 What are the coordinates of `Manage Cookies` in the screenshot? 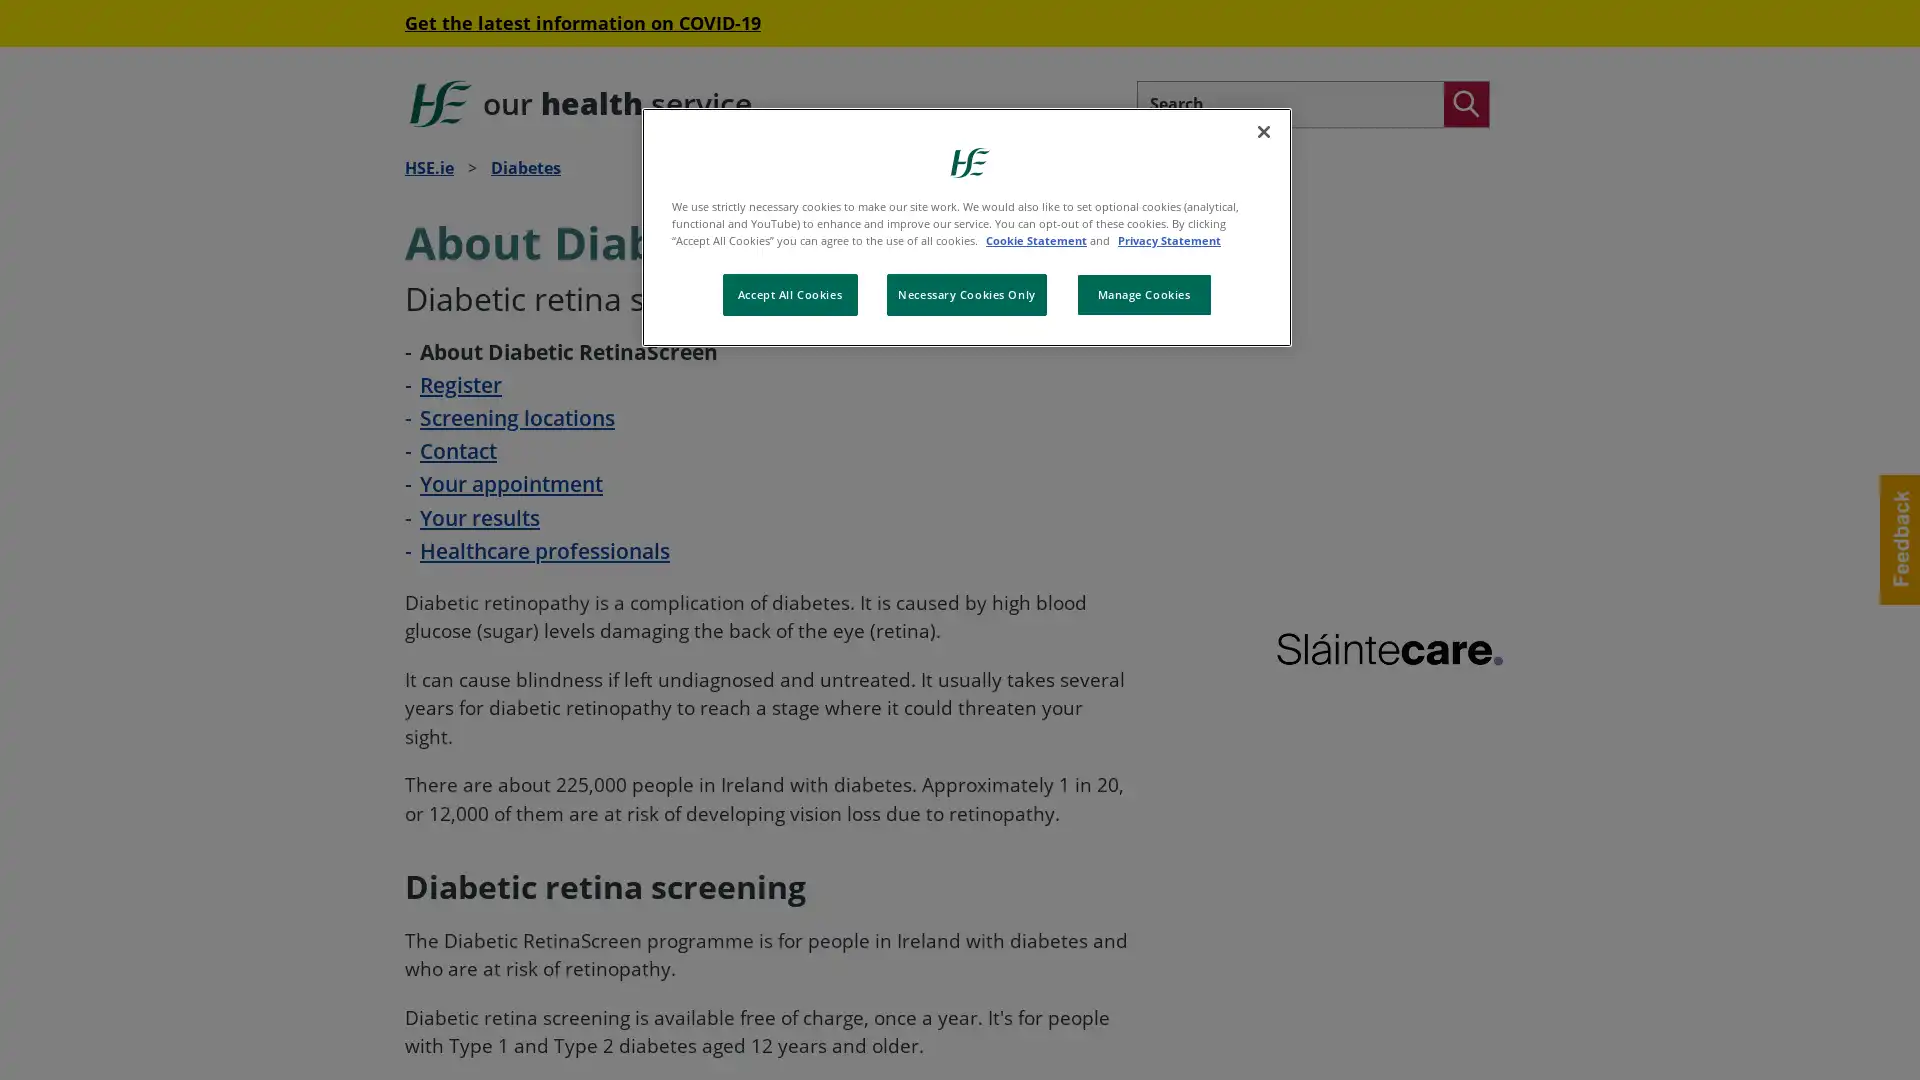 It's located at (1143, 294).